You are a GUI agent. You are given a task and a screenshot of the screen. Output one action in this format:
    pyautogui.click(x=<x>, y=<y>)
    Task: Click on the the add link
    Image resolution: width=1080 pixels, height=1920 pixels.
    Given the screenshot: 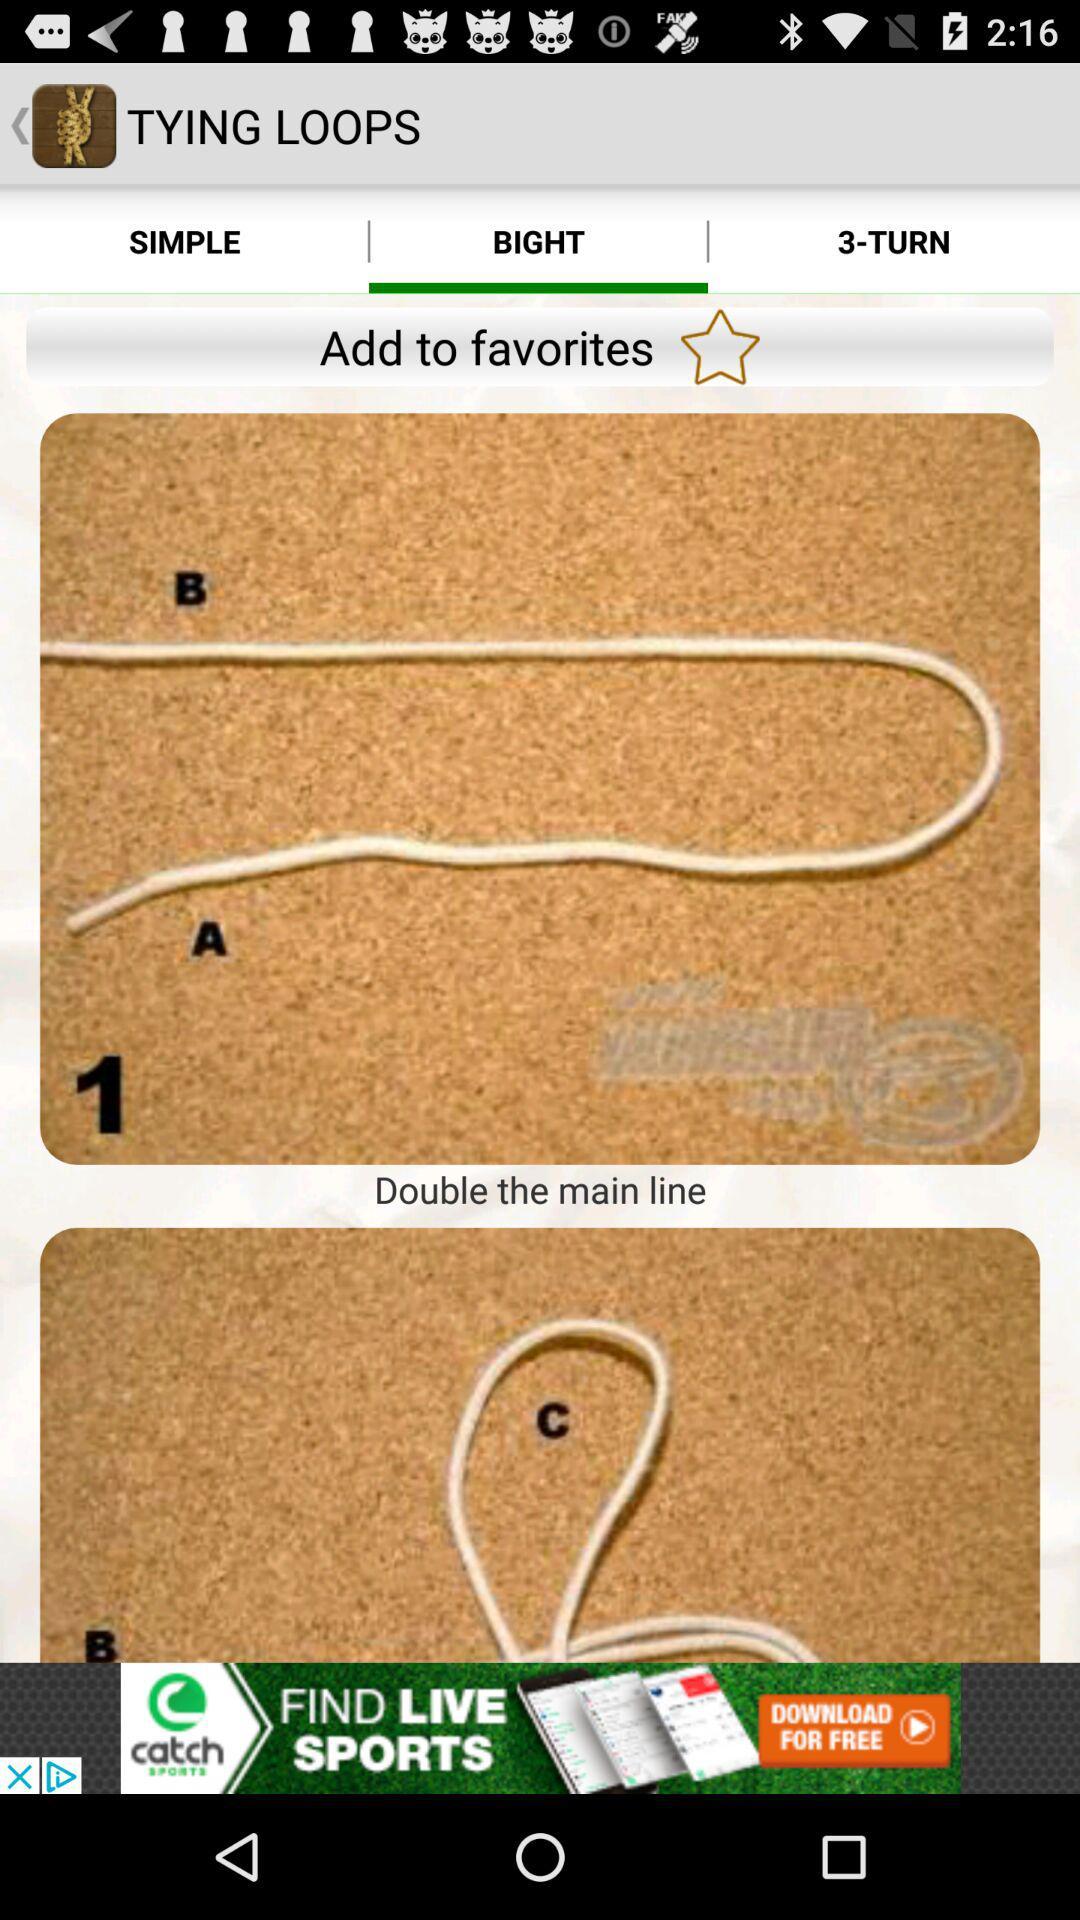 What is the action you would take?
    pyautogui.click(x=540, y=1727)
    